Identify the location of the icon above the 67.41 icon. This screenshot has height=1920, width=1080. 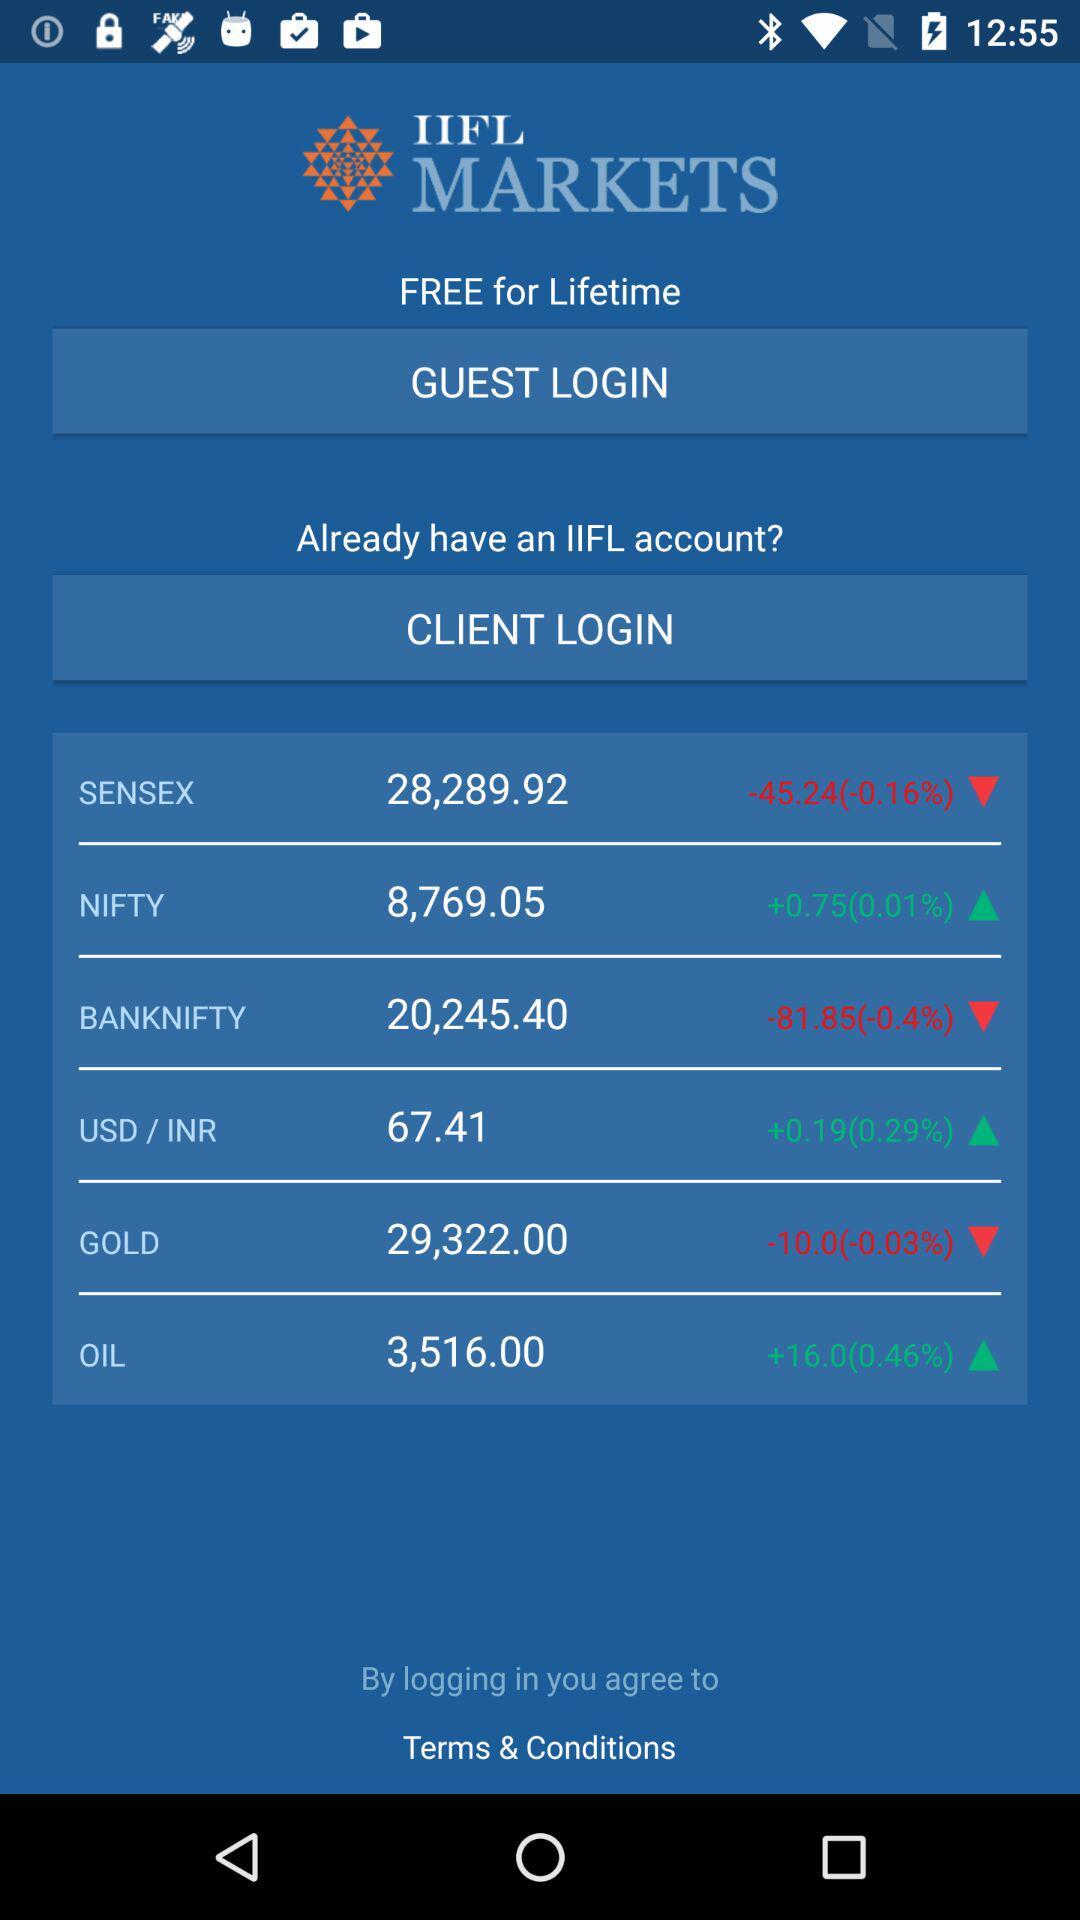
(231, 1016).